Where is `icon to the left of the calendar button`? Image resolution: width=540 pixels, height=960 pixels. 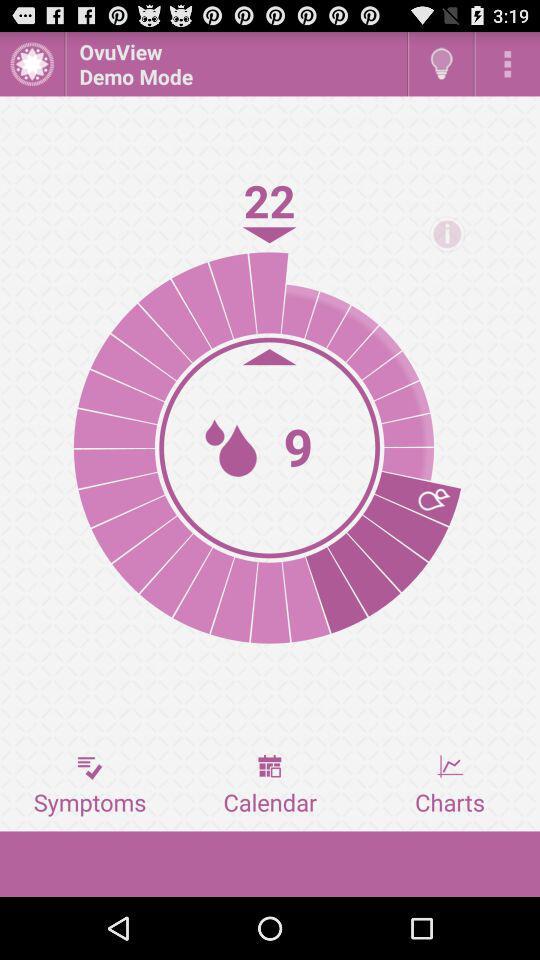
icon to the left of the calendar button is located at coordinates (89, 785).